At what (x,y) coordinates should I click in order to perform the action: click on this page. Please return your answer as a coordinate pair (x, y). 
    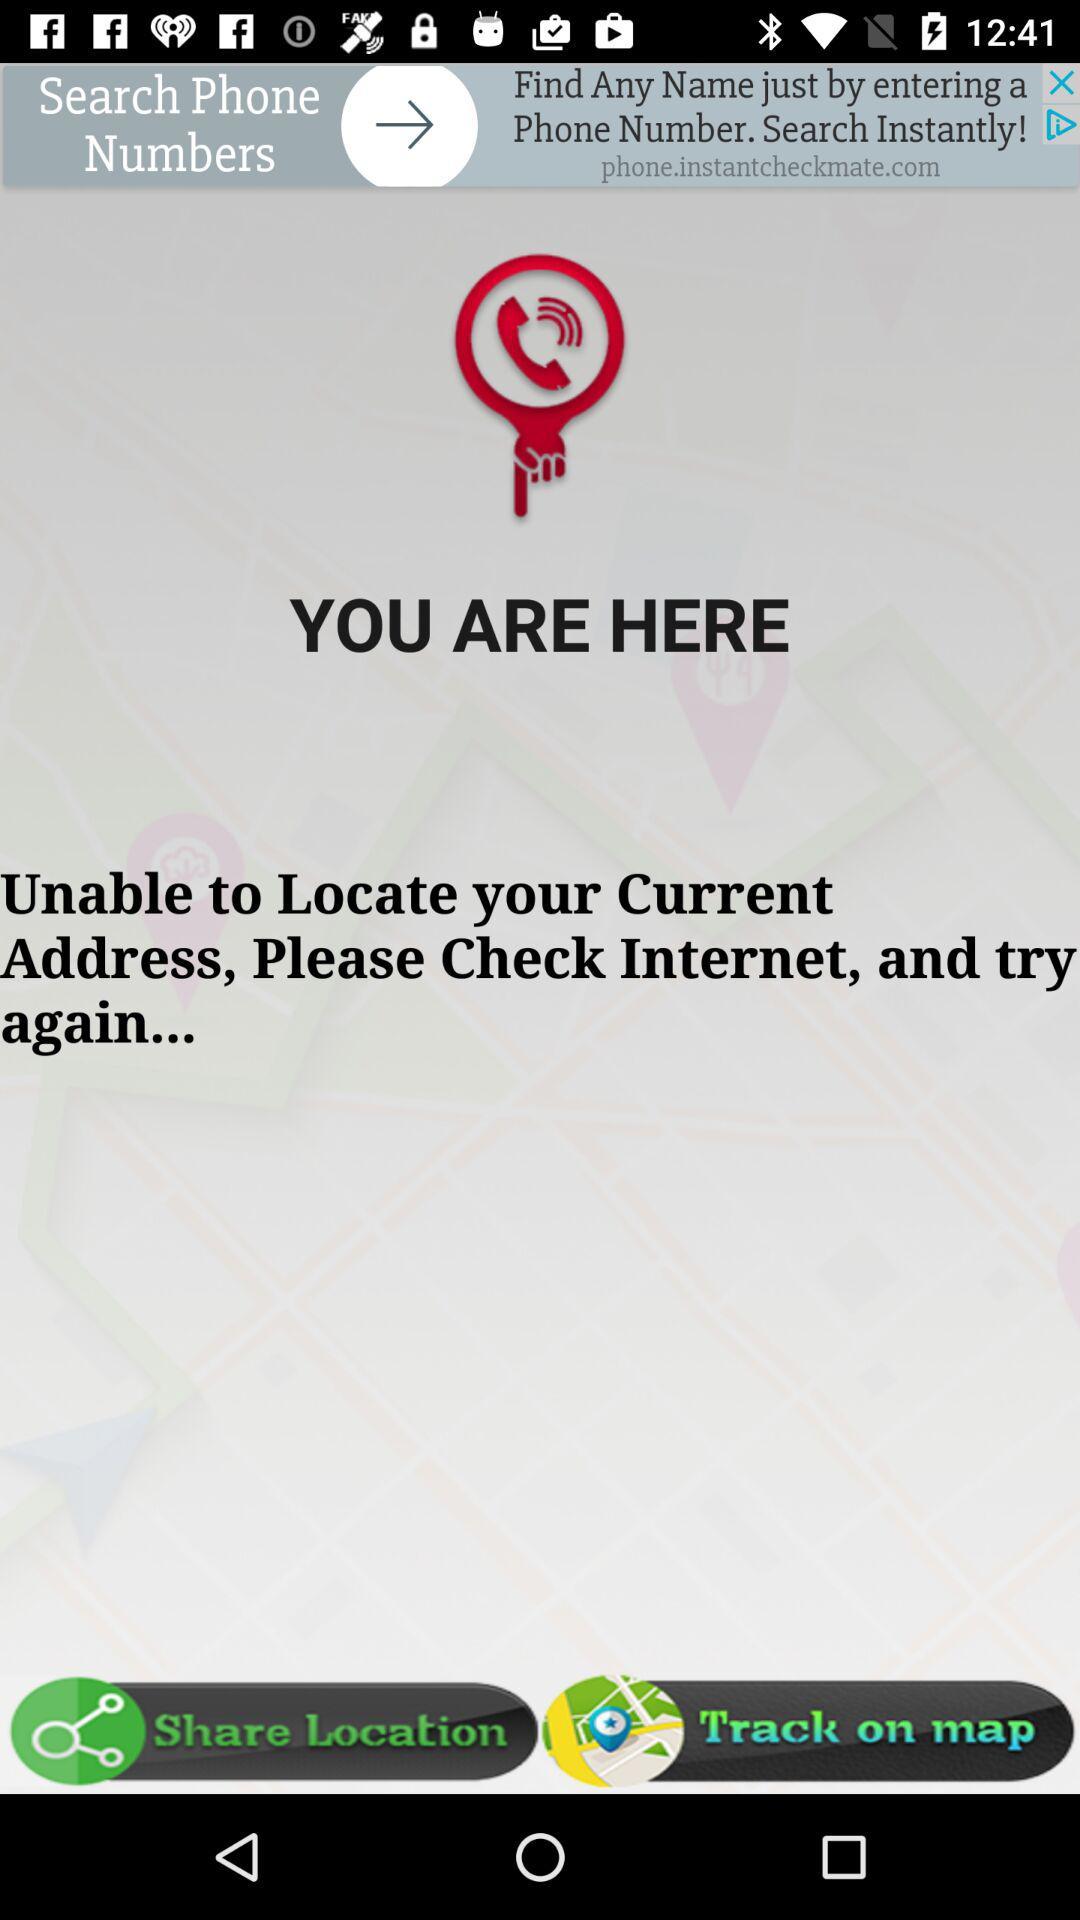
    Looking at the image, I should click on (540, 127).